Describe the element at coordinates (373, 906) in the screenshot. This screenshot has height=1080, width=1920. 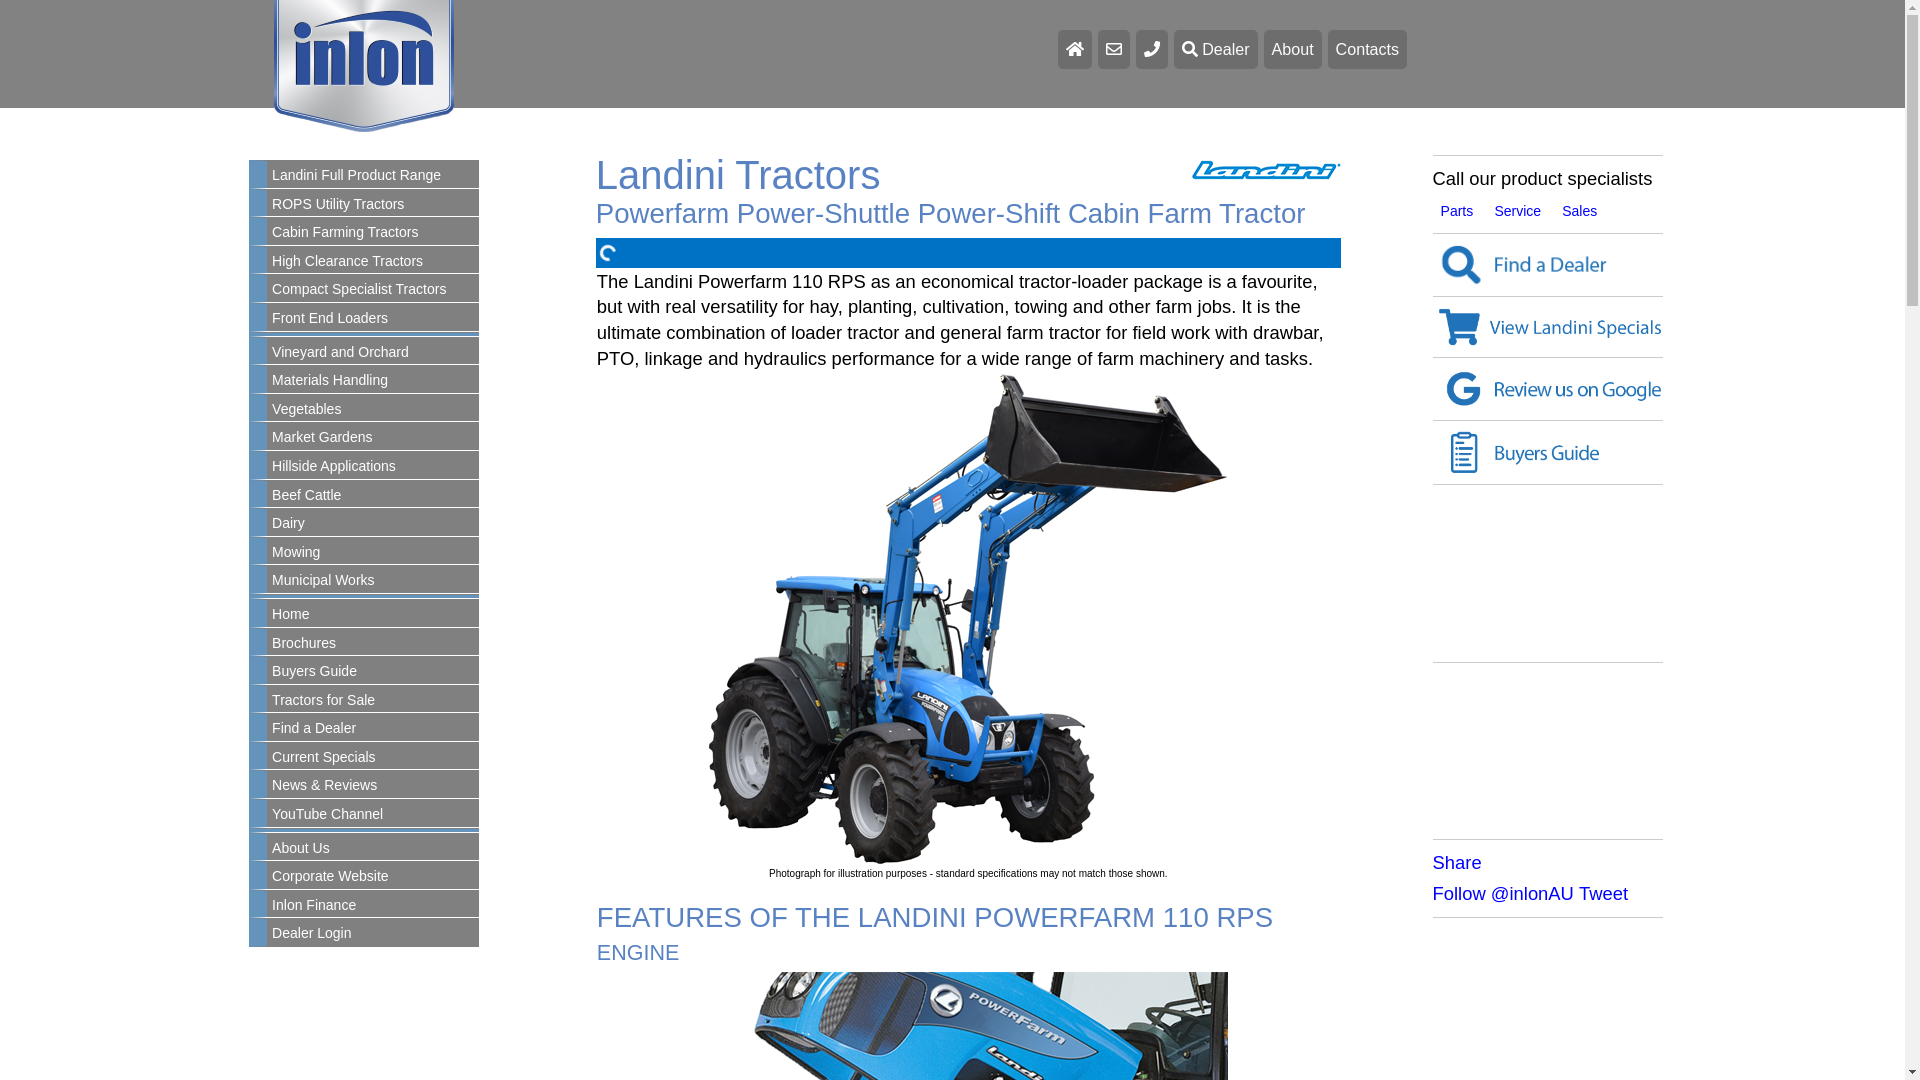
I see `'Inlon Finance'` at that location.